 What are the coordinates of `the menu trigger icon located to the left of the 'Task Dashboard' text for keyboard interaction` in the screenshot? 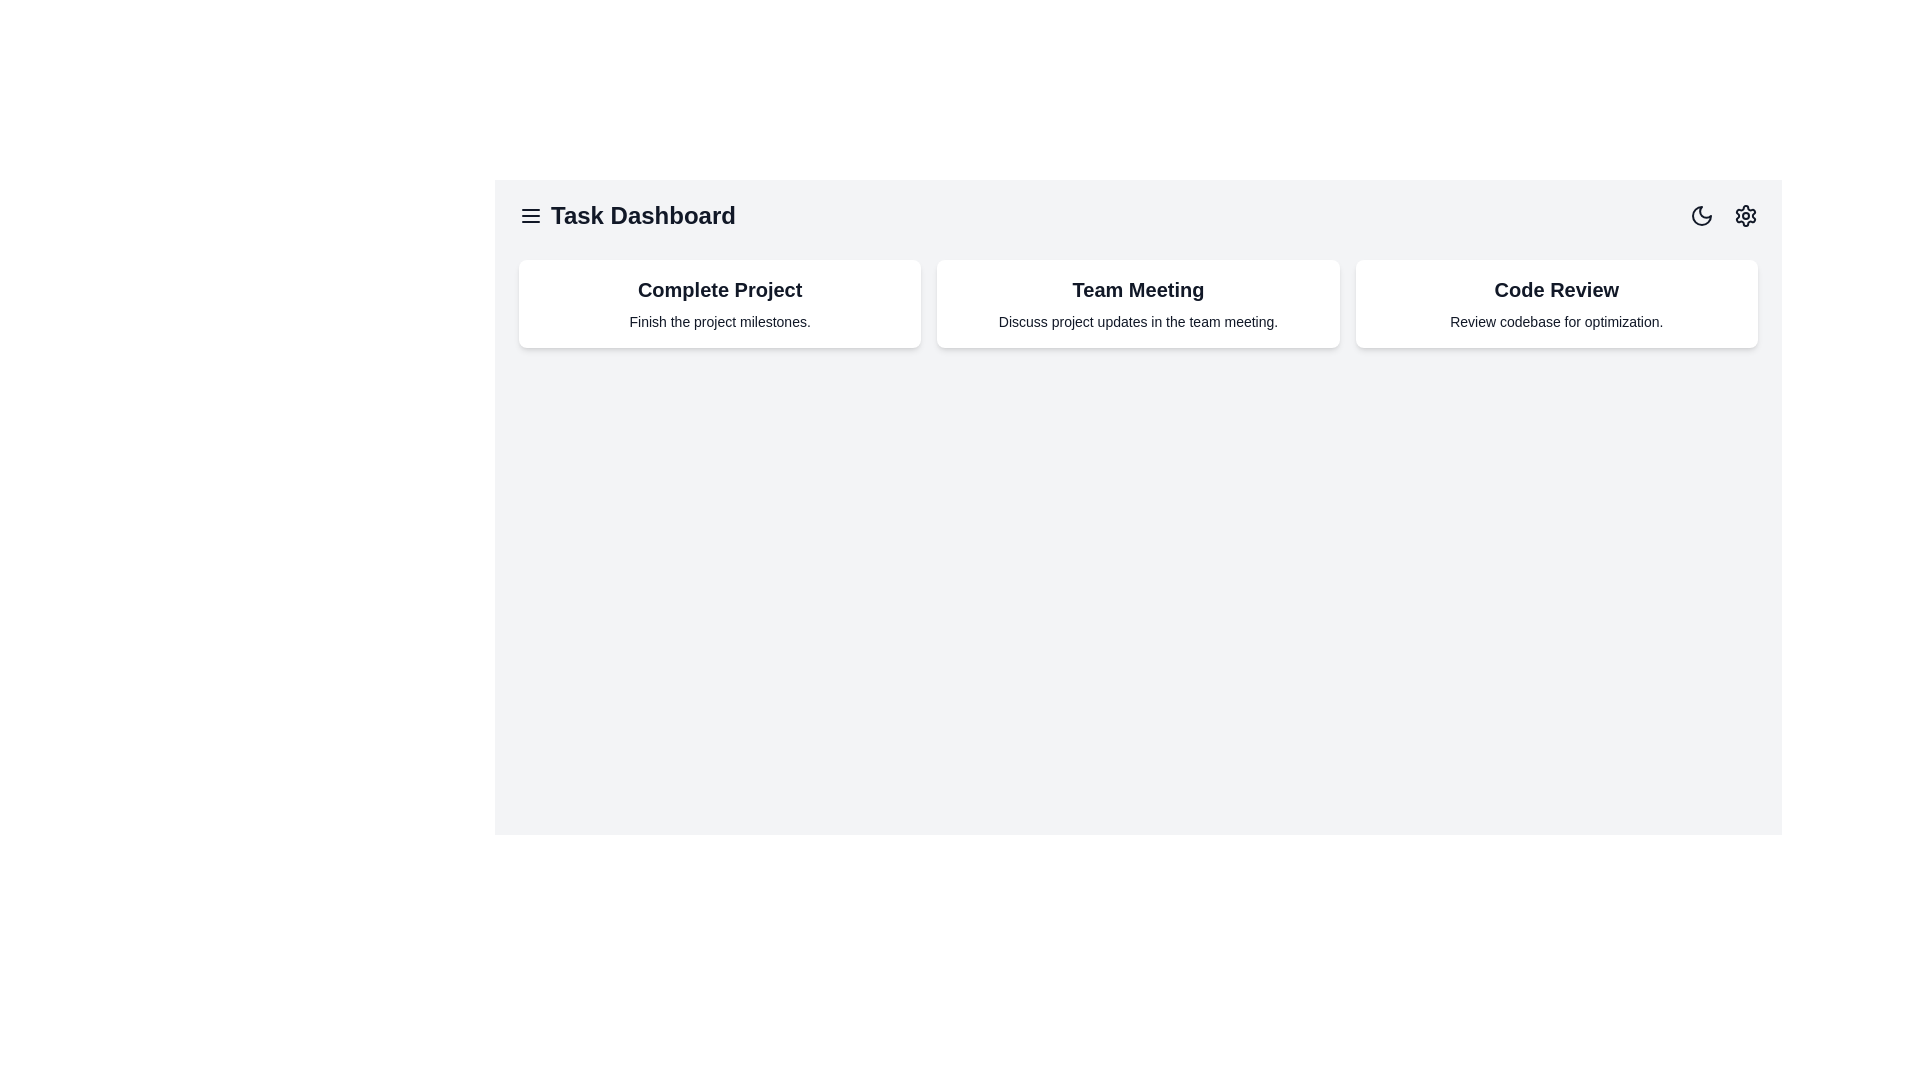 It's located at (531, 216).